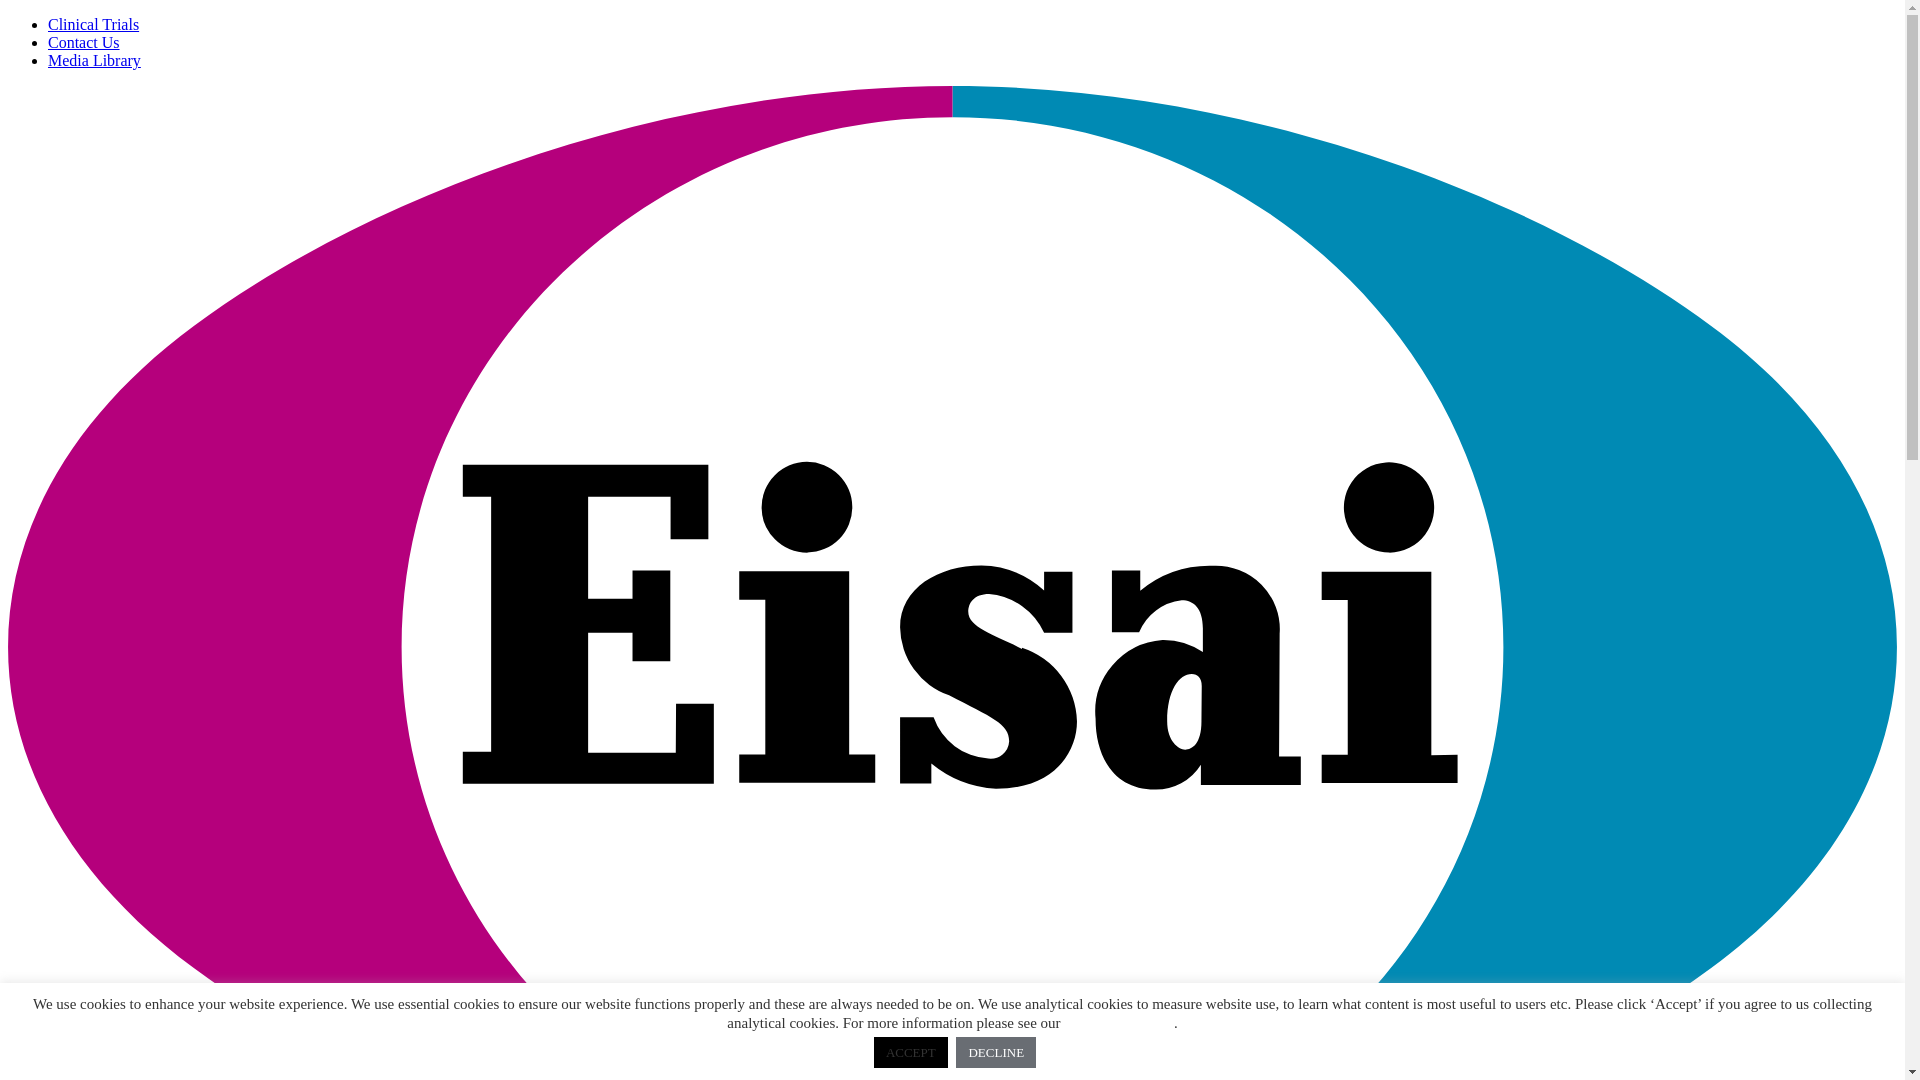  Describe the element at coordinates (1117, 1022) in the screenshot. I see `'Privacy Statement'` at that location.